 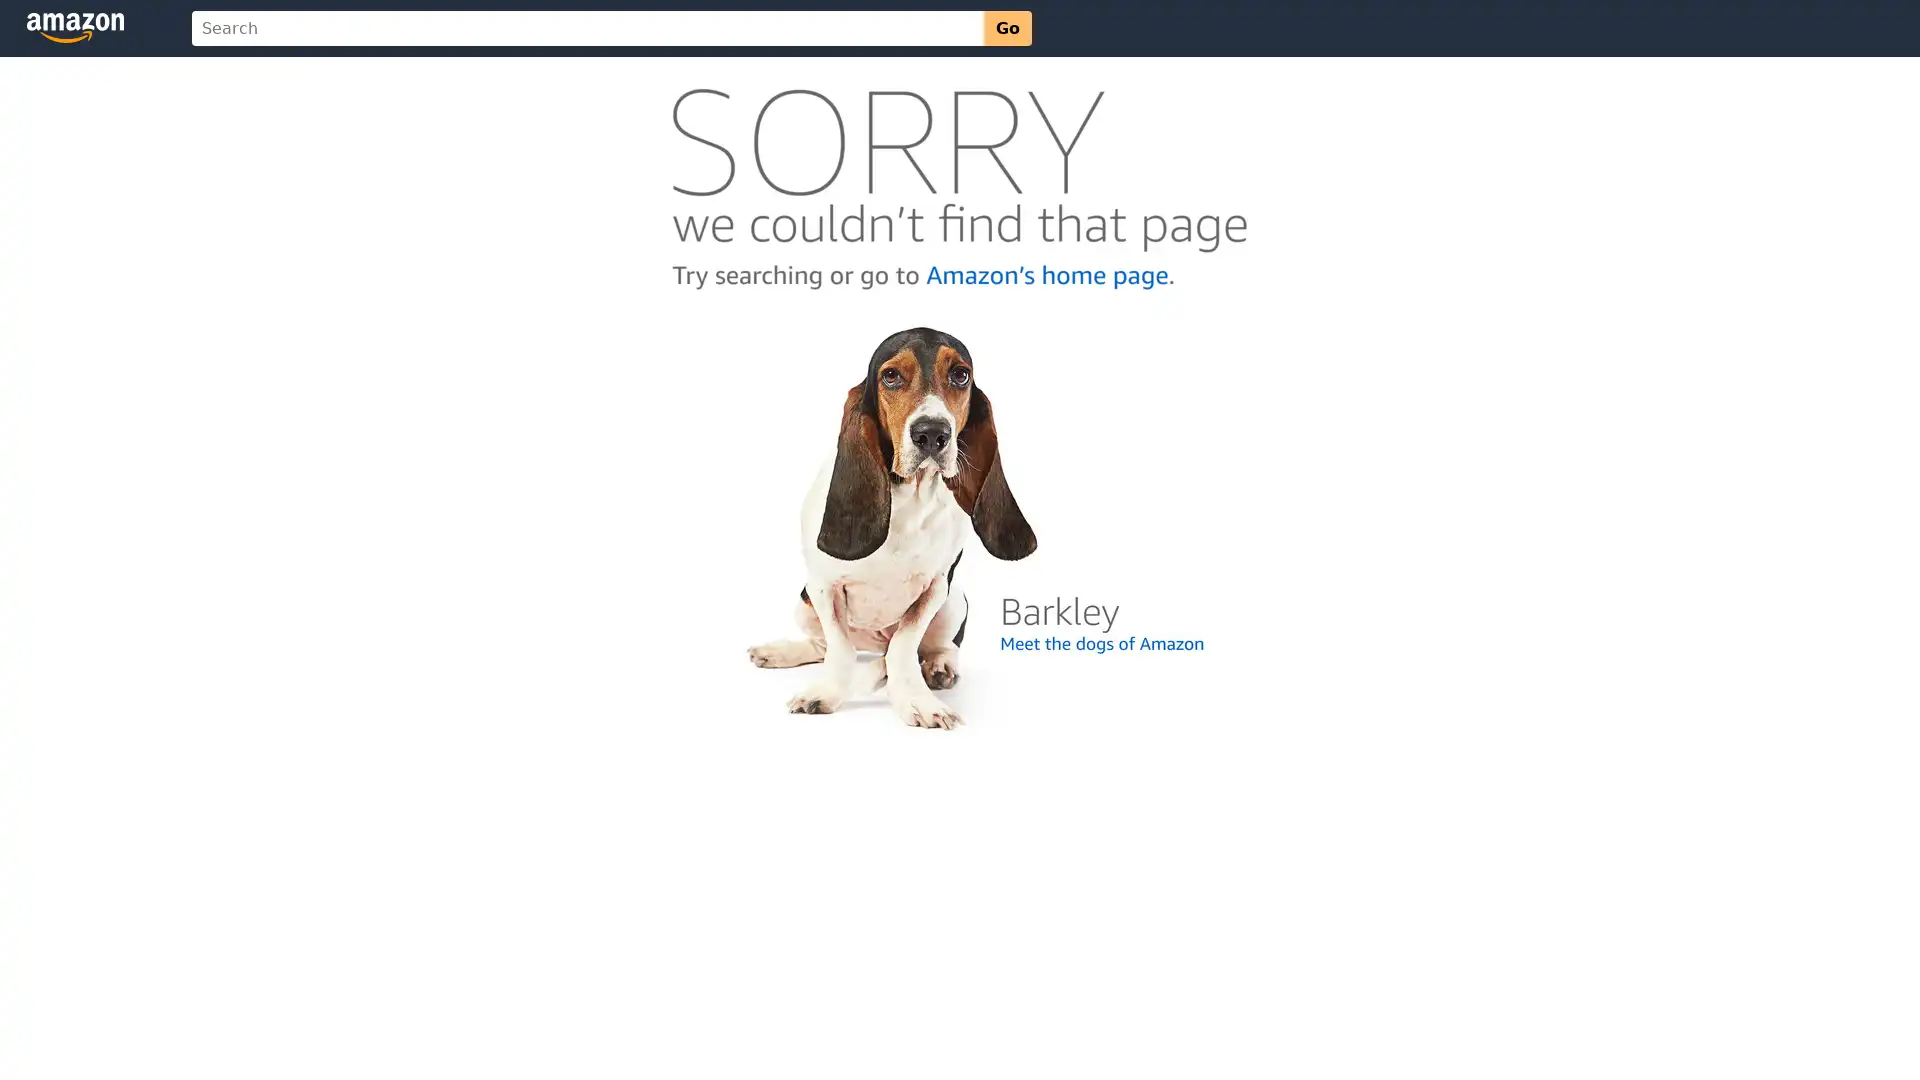 What do you see at coordinates (1008, 28) in the screenshot?
I see `Go` at bounding box center [1008, 28].